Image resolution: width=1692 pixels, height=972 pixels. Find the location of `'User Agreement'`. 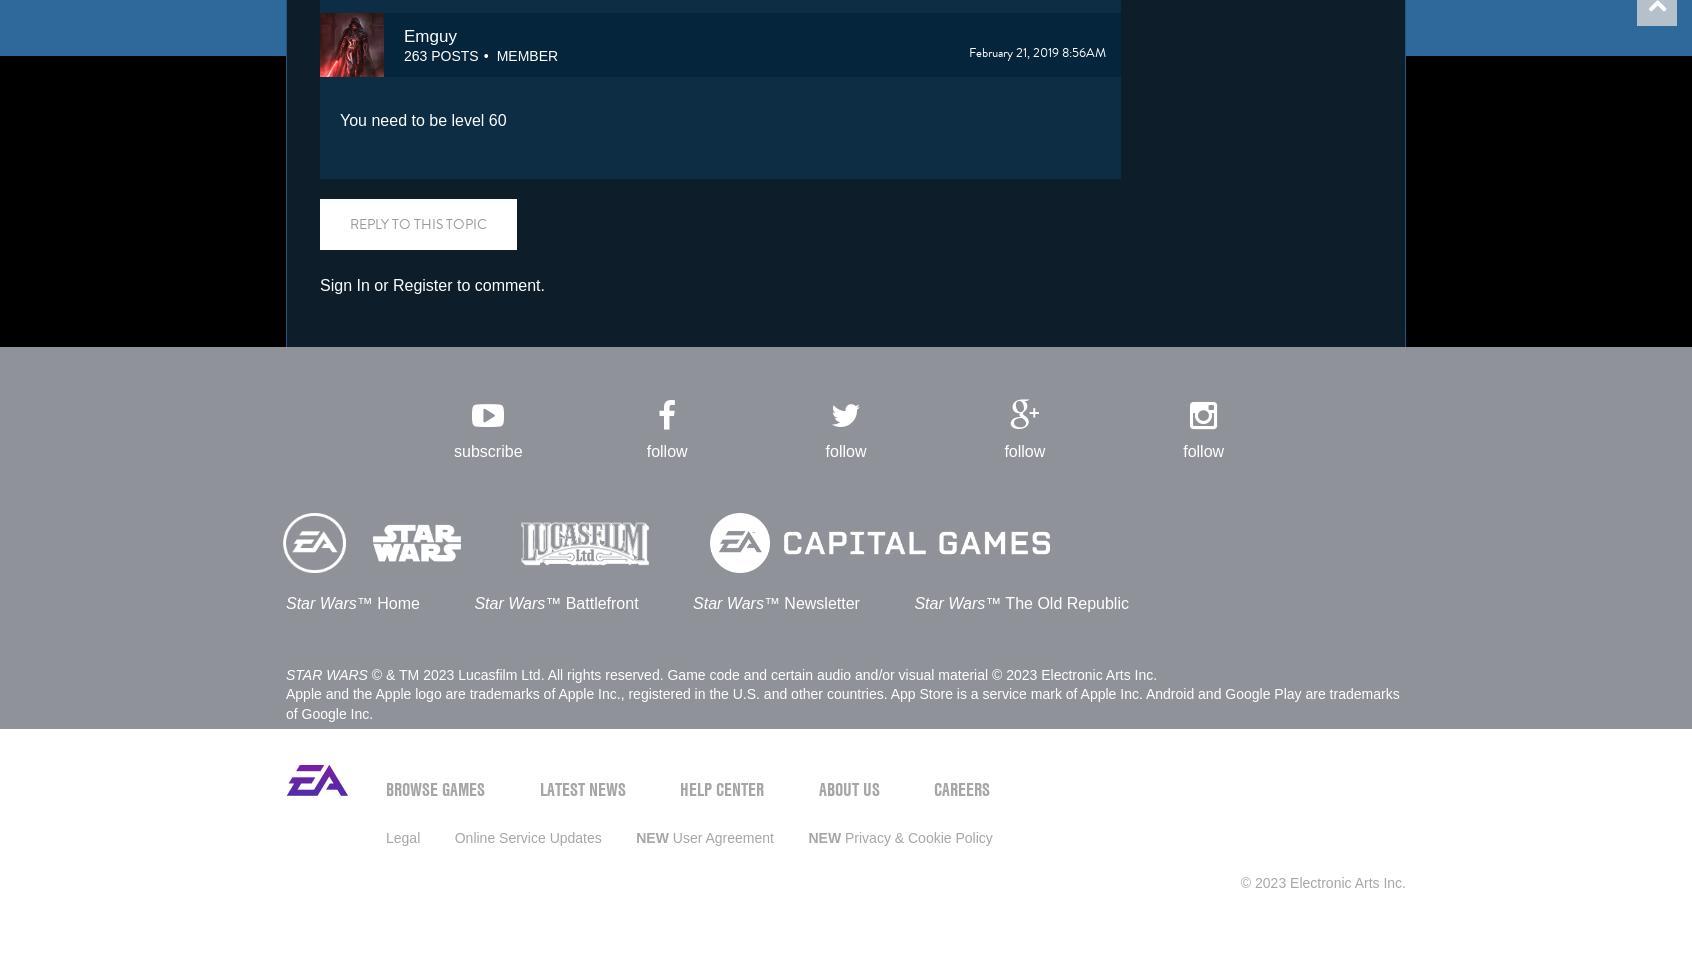

'User Agreement' is located at coordinates (719, 836).